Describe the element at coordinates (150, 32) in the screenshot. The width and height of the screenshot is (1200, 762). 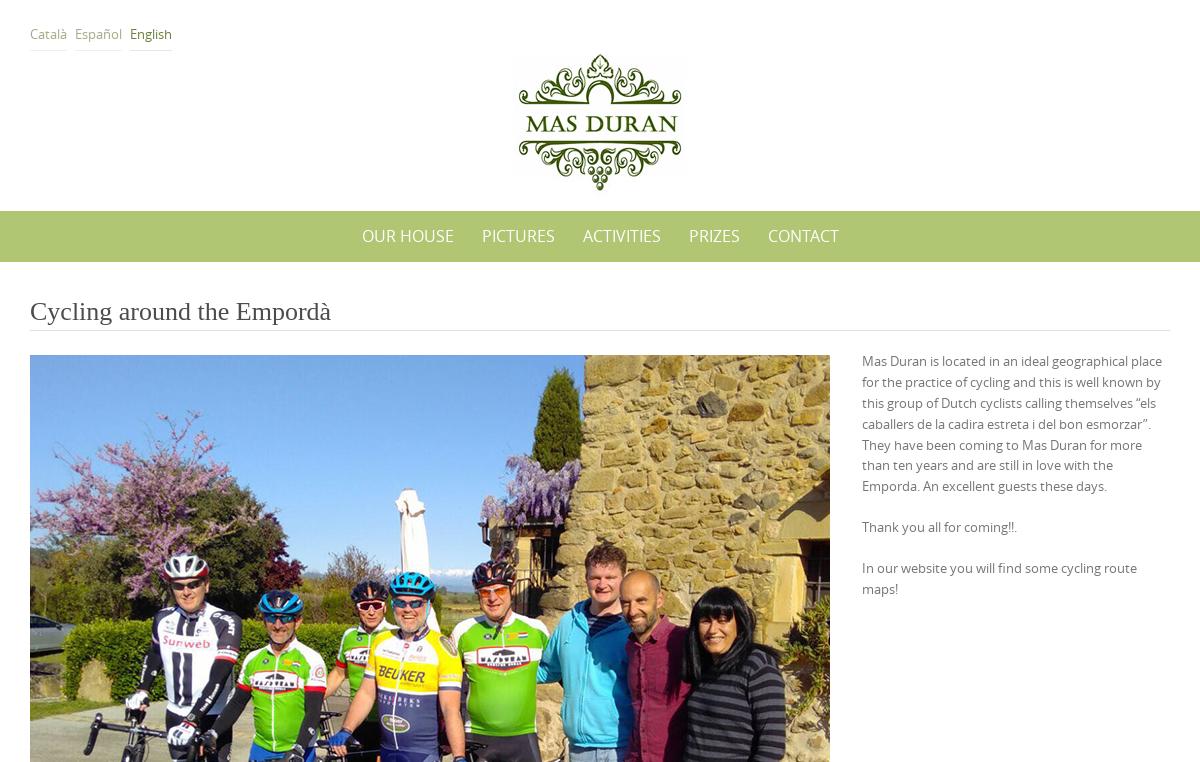
I see `'English'` at that location.